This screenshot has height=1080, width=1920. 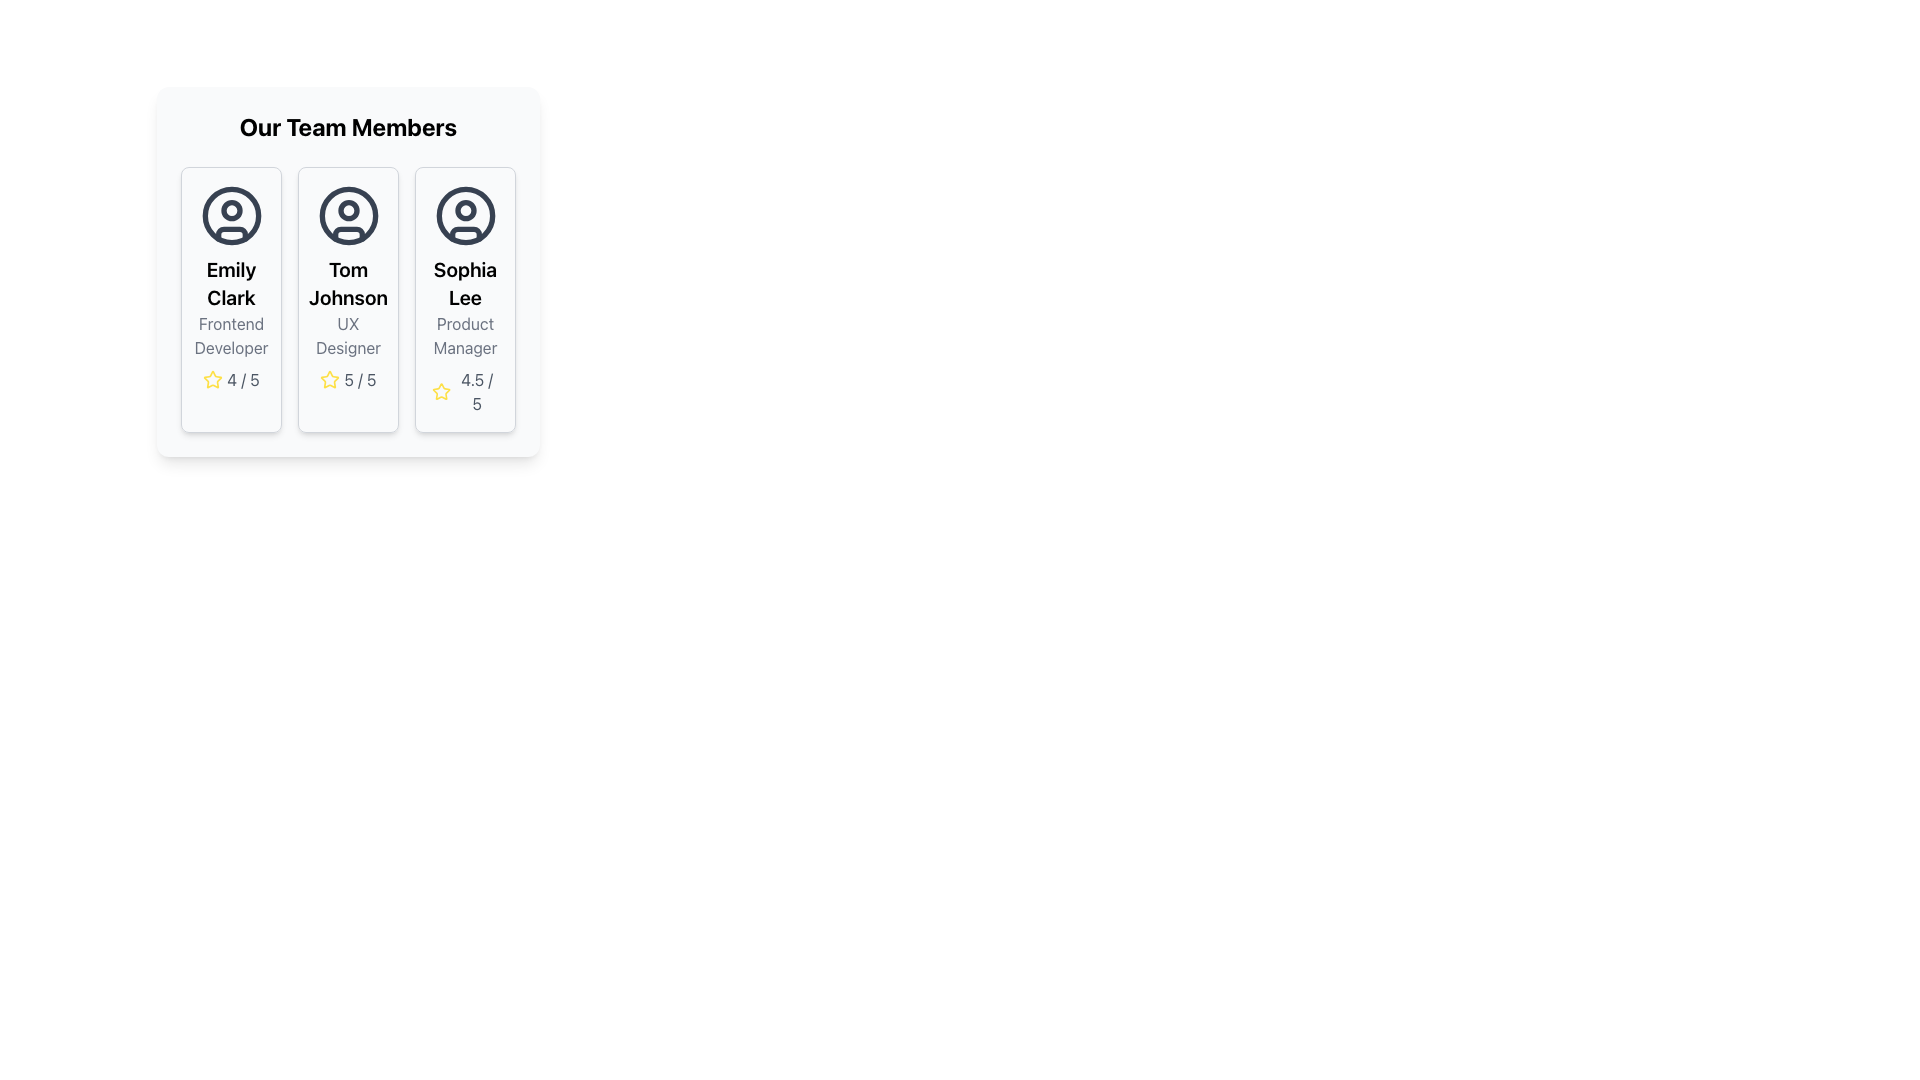 I want to click on the yellow star-shaped icon with a hollow center, which is centered within the card of the team member labeled 'Tom Johnson', so click(x=440, y=391).